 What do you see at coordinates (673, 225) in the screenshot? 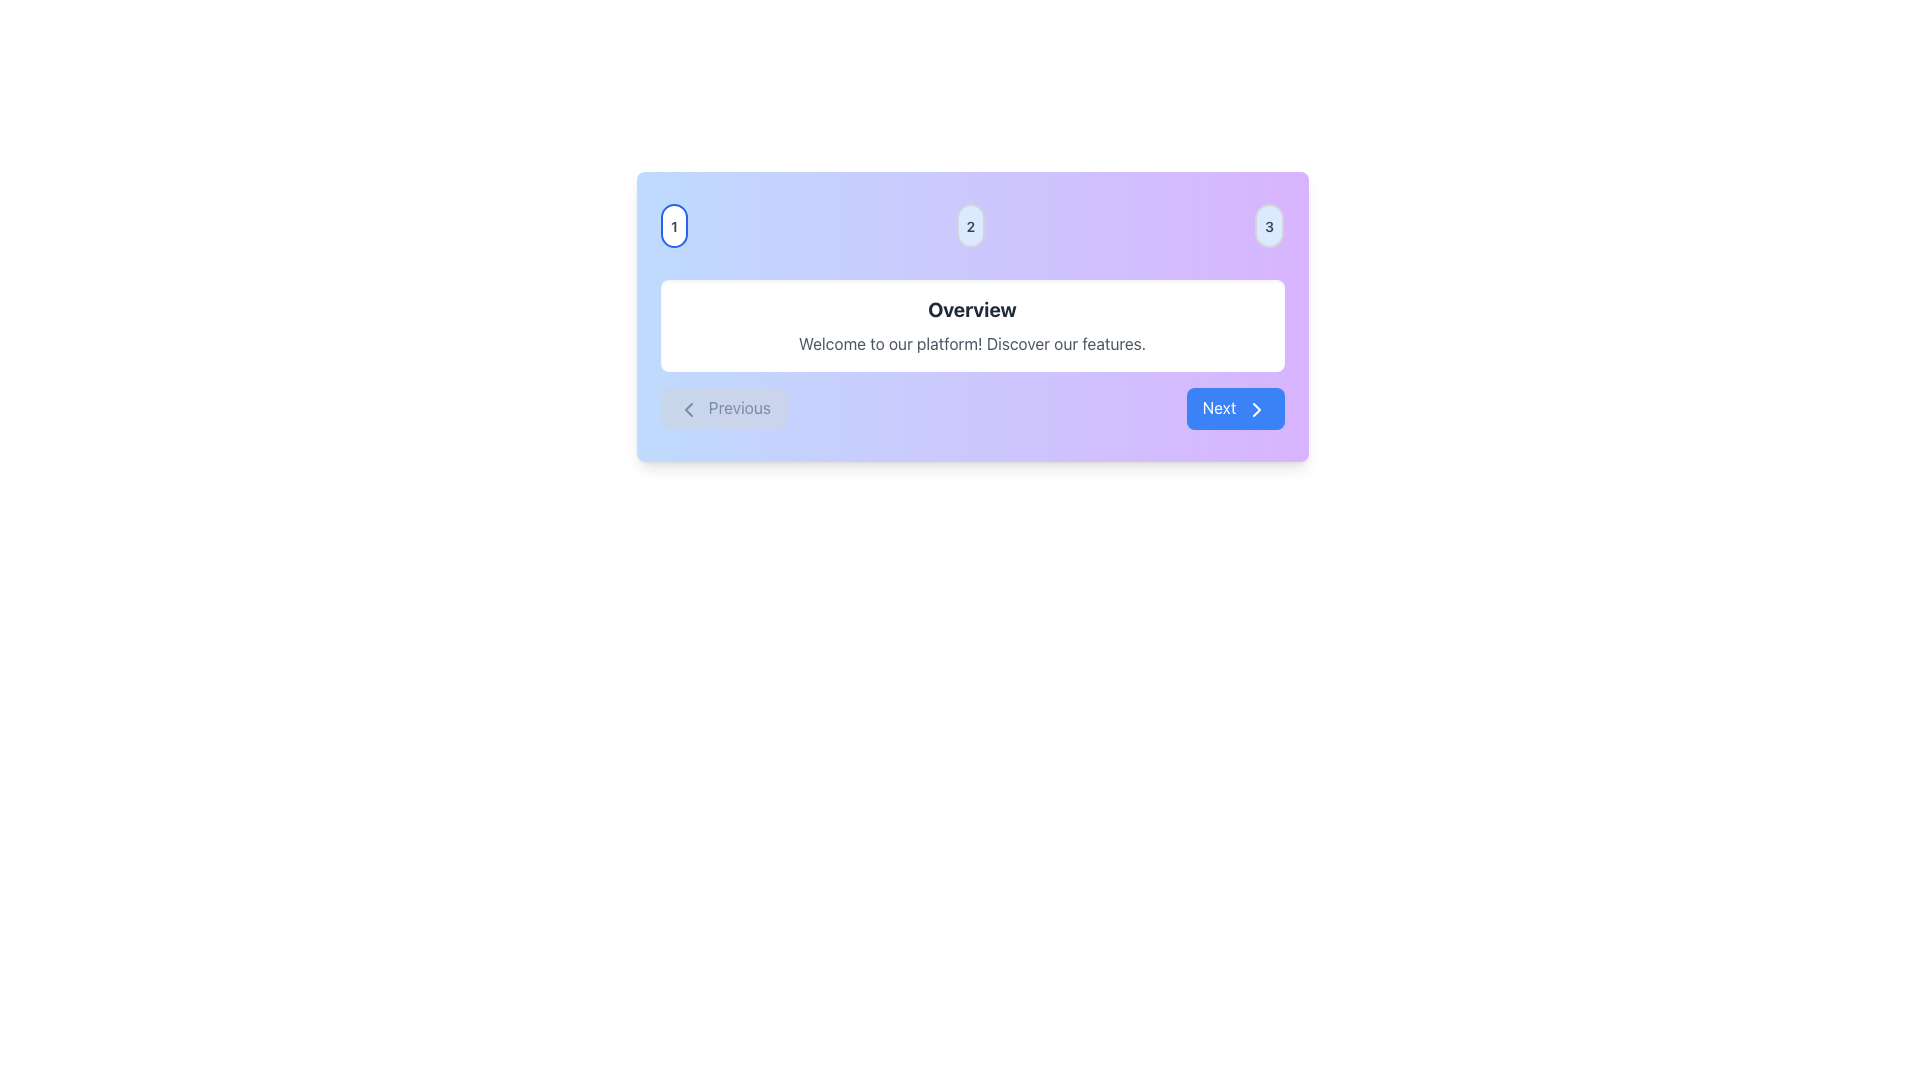
I see `the text label indicating step 1, which is located in the center of the leftmost rounded button in the horizontal navigation bar` at bounding box center [673, 225].